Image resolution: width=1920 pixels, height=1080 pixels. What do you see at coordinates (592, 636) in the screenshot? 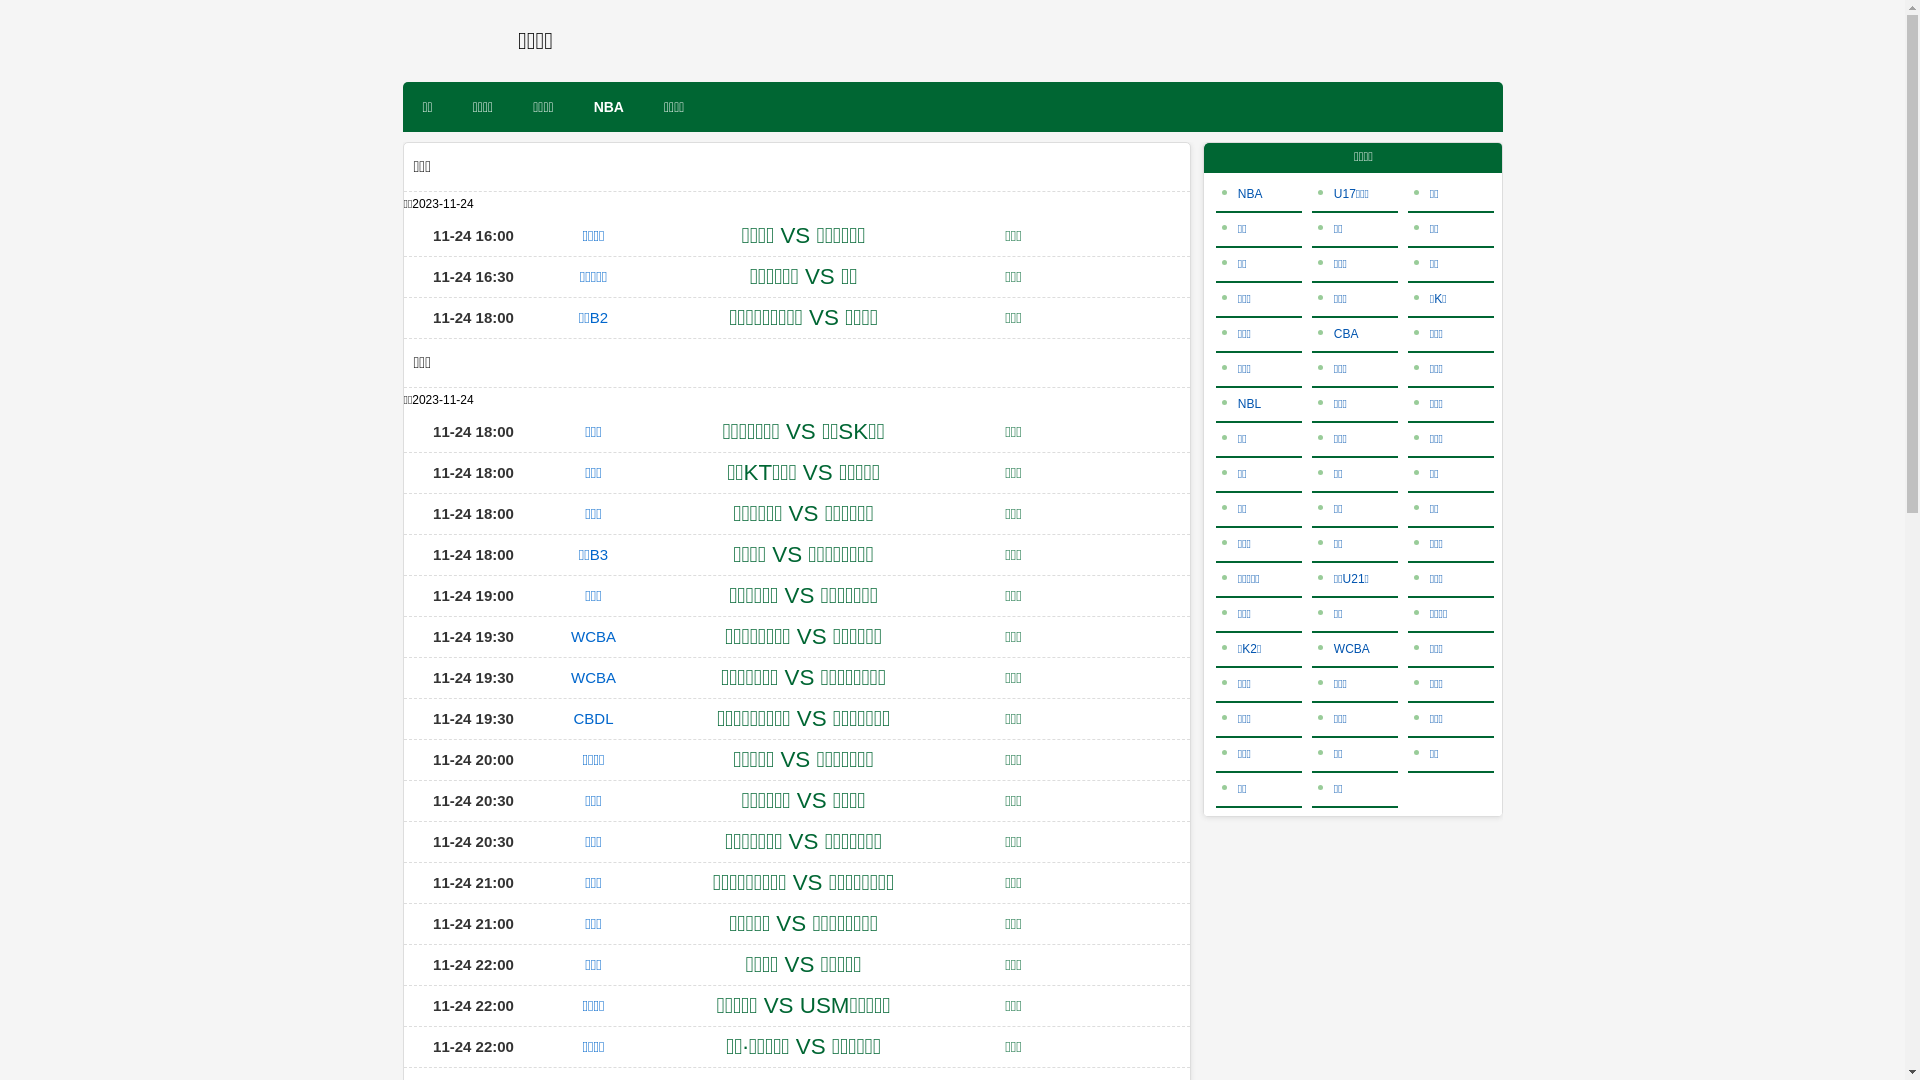
I see `'WCBA'` at bounding box center [592, 636].